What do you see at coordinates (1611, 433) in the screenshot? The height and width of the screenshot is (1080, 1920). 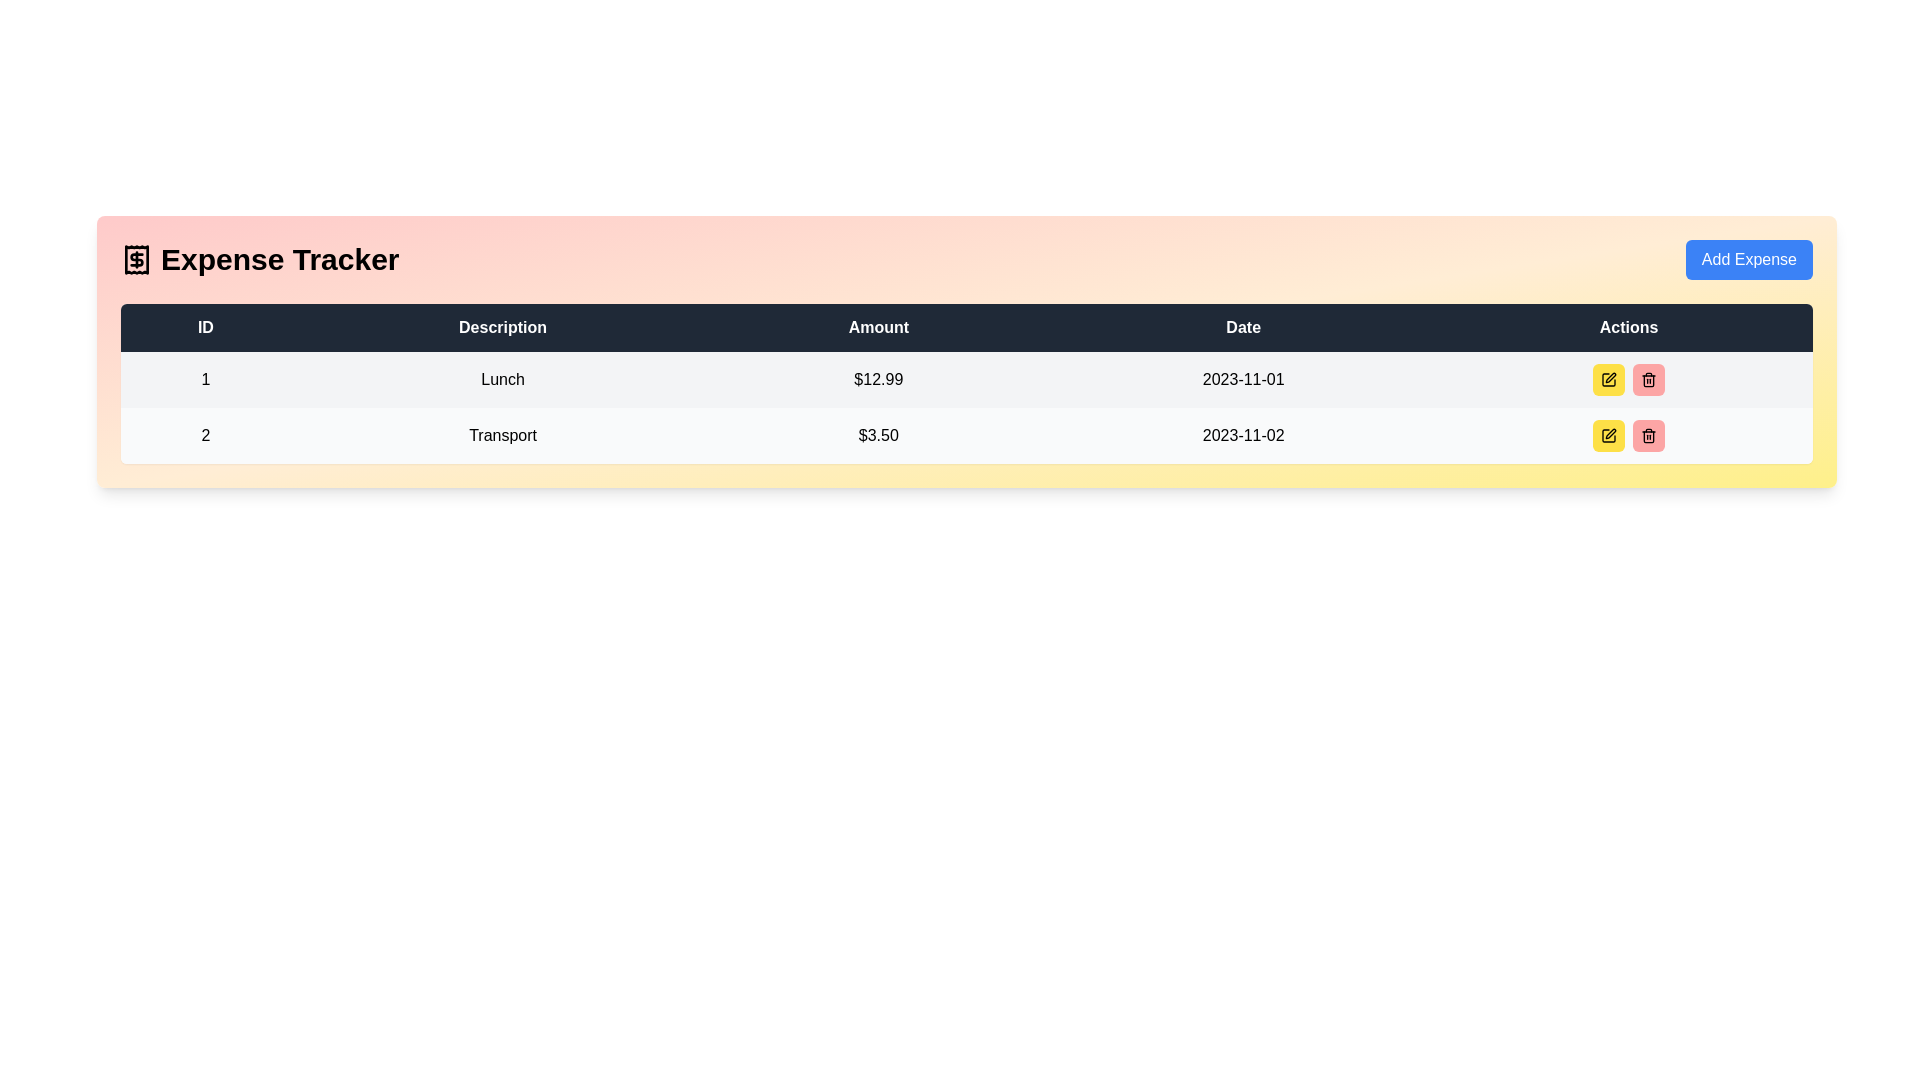 I see `the interactive edit button for the second expense entry labeled 'Transport' in the 'Actions' column` at bounding box center [1611, 433].